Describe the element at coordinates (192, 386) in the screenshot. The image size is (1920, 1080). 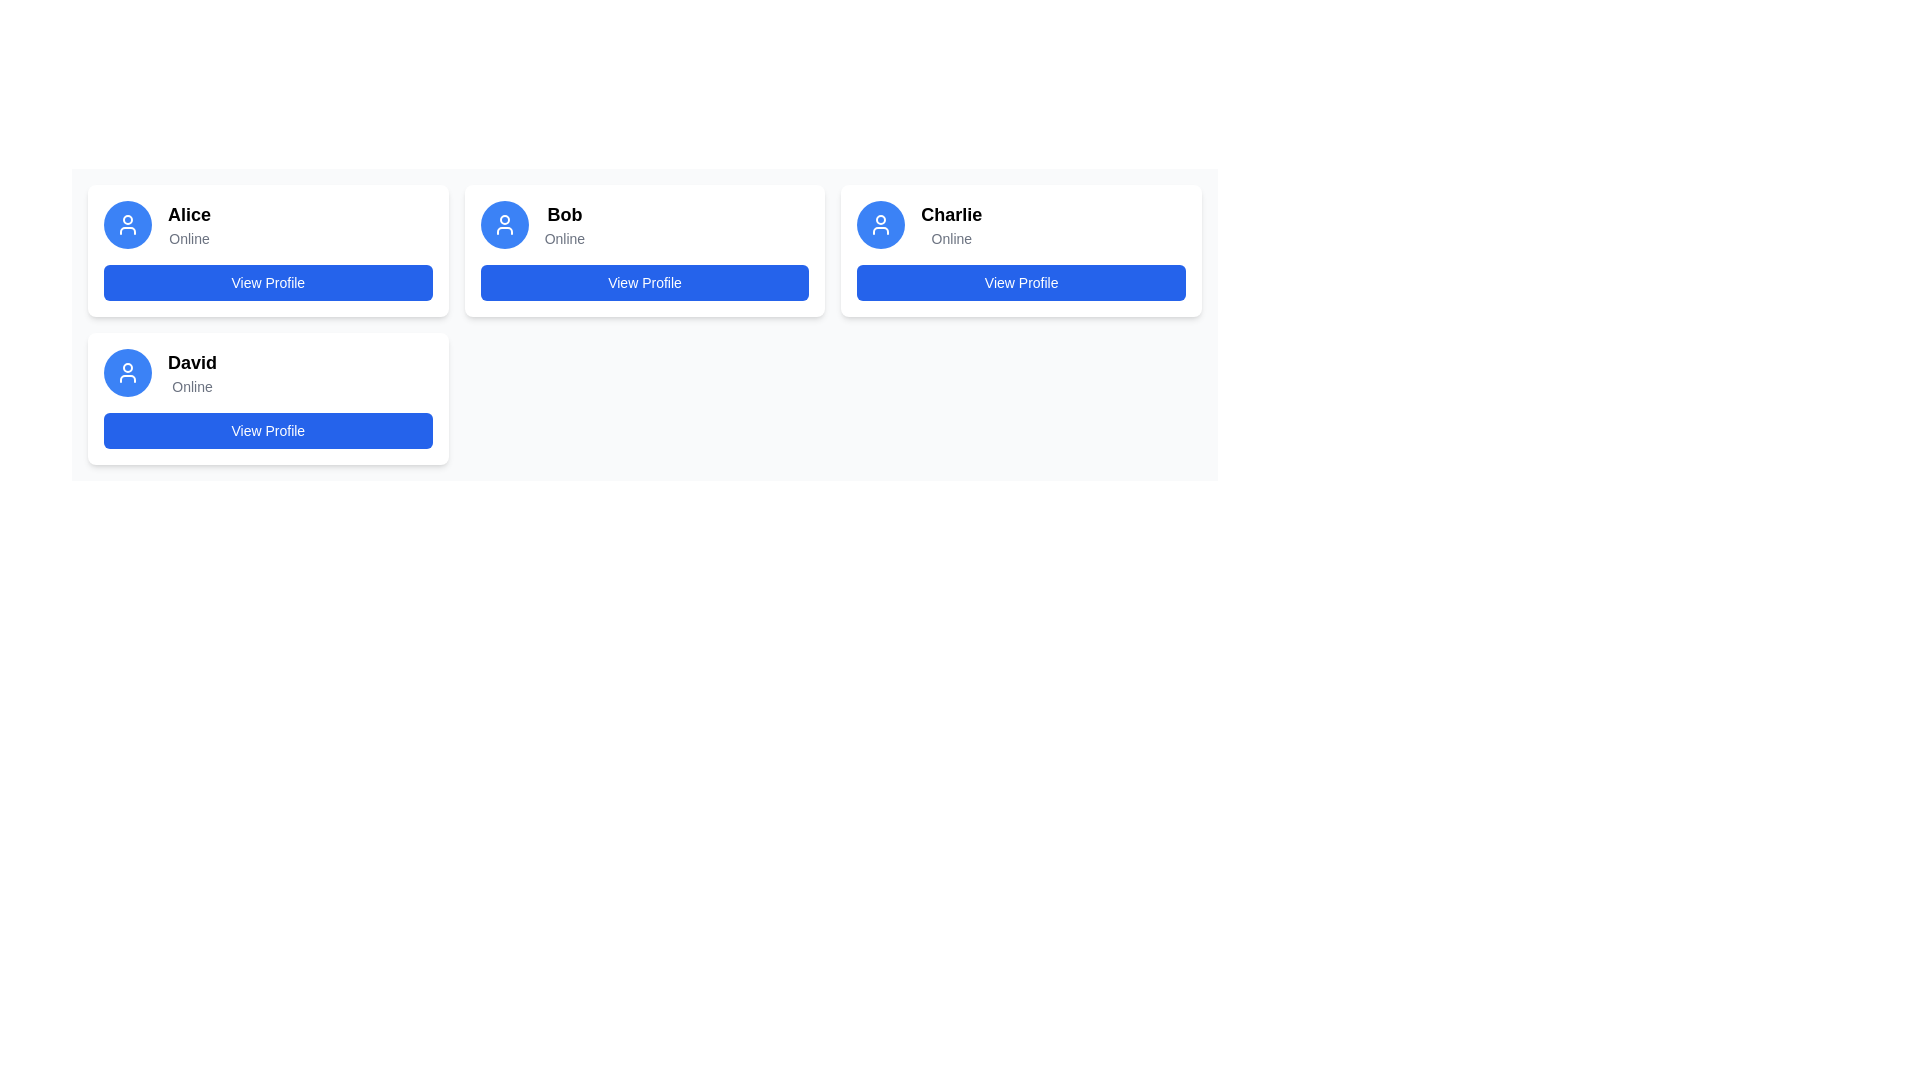
I see `the 'Online' status text displayed in gray font below the name 'David' in the user card` at that location.